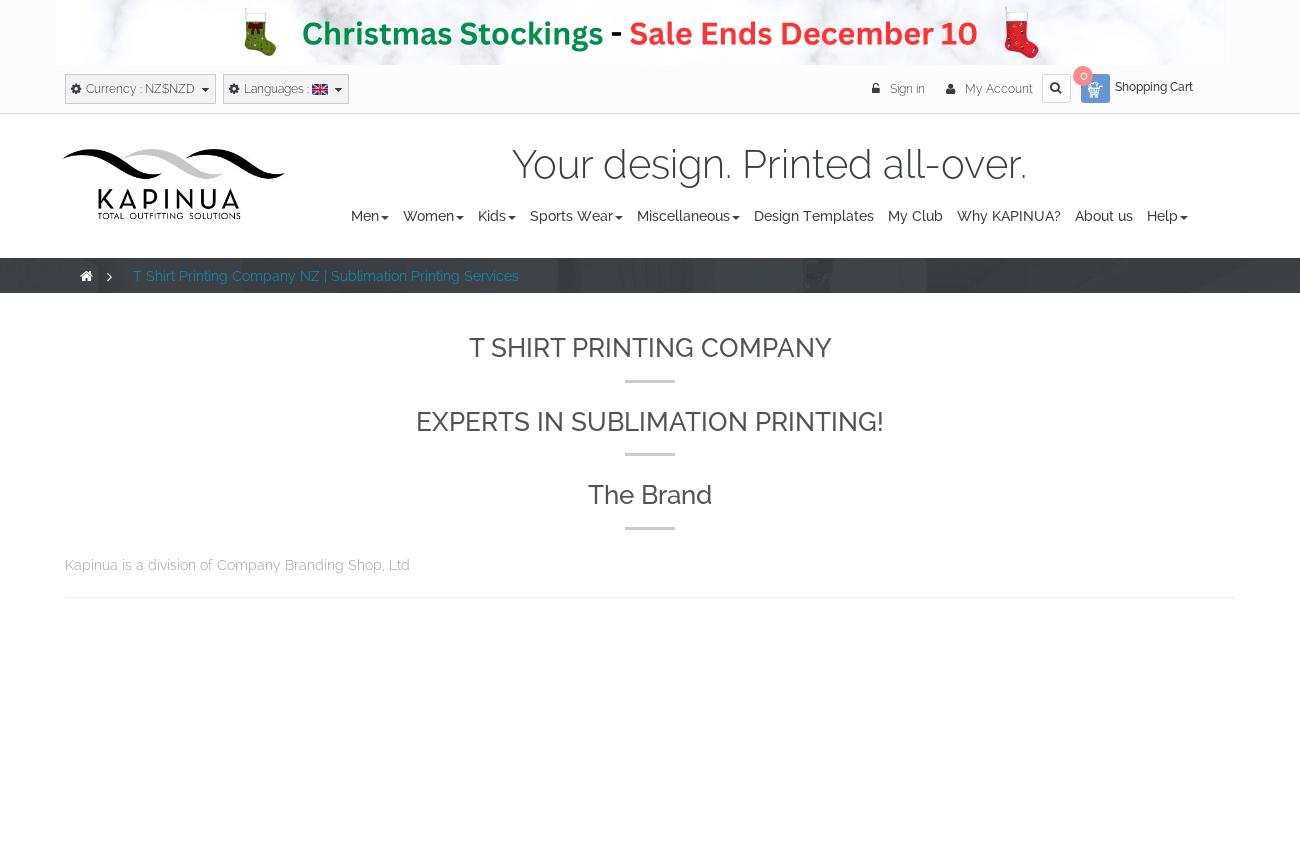 This screenshot has height=841, width=1300. Describe the element at coordinates (907, 87) in the screenshot. I see `'Sign in'` at that location.